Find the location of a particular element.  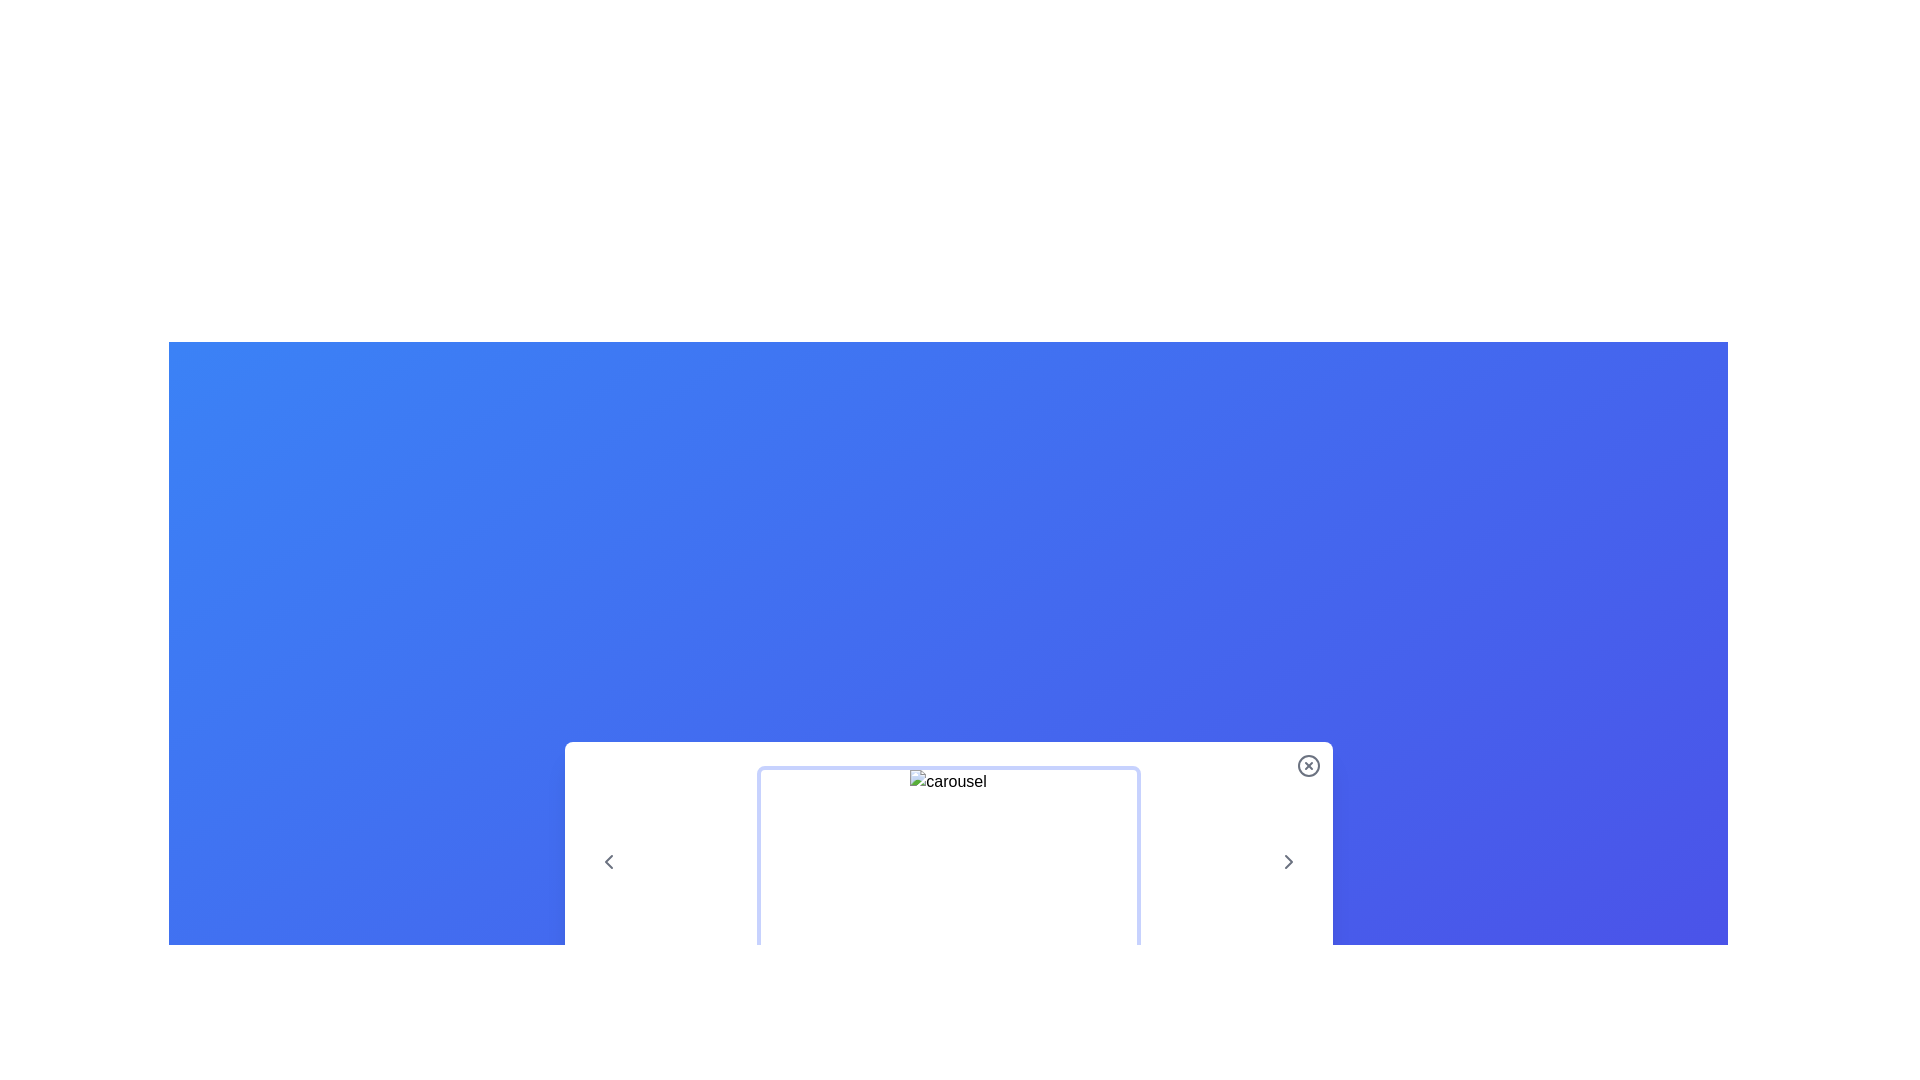

the right-facing chevron arrow icon located inside a button at the far right side of the visible card under the carousel header for context-specific actions is located at coordinates (1288, 860).